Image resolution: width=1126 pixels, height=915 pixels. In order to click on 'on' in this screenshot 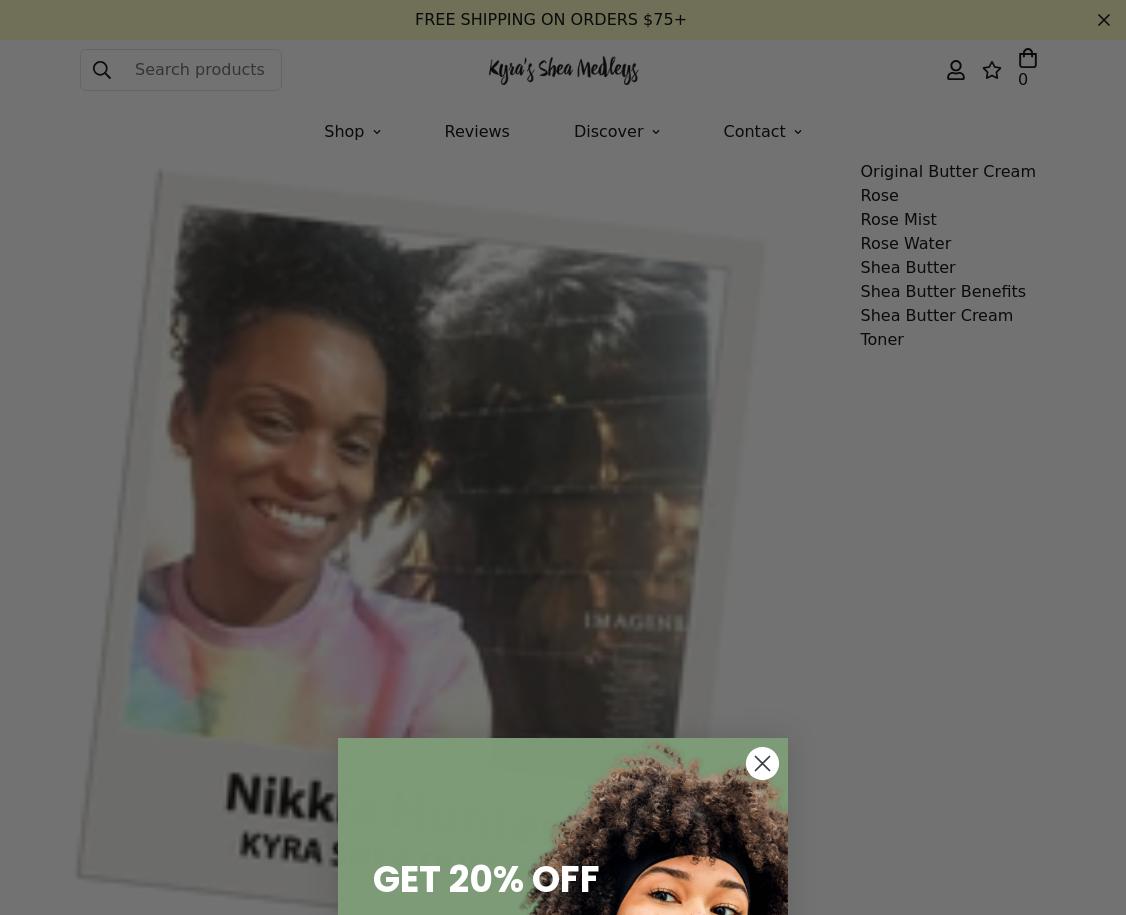, I will do `click(451, 111)`.